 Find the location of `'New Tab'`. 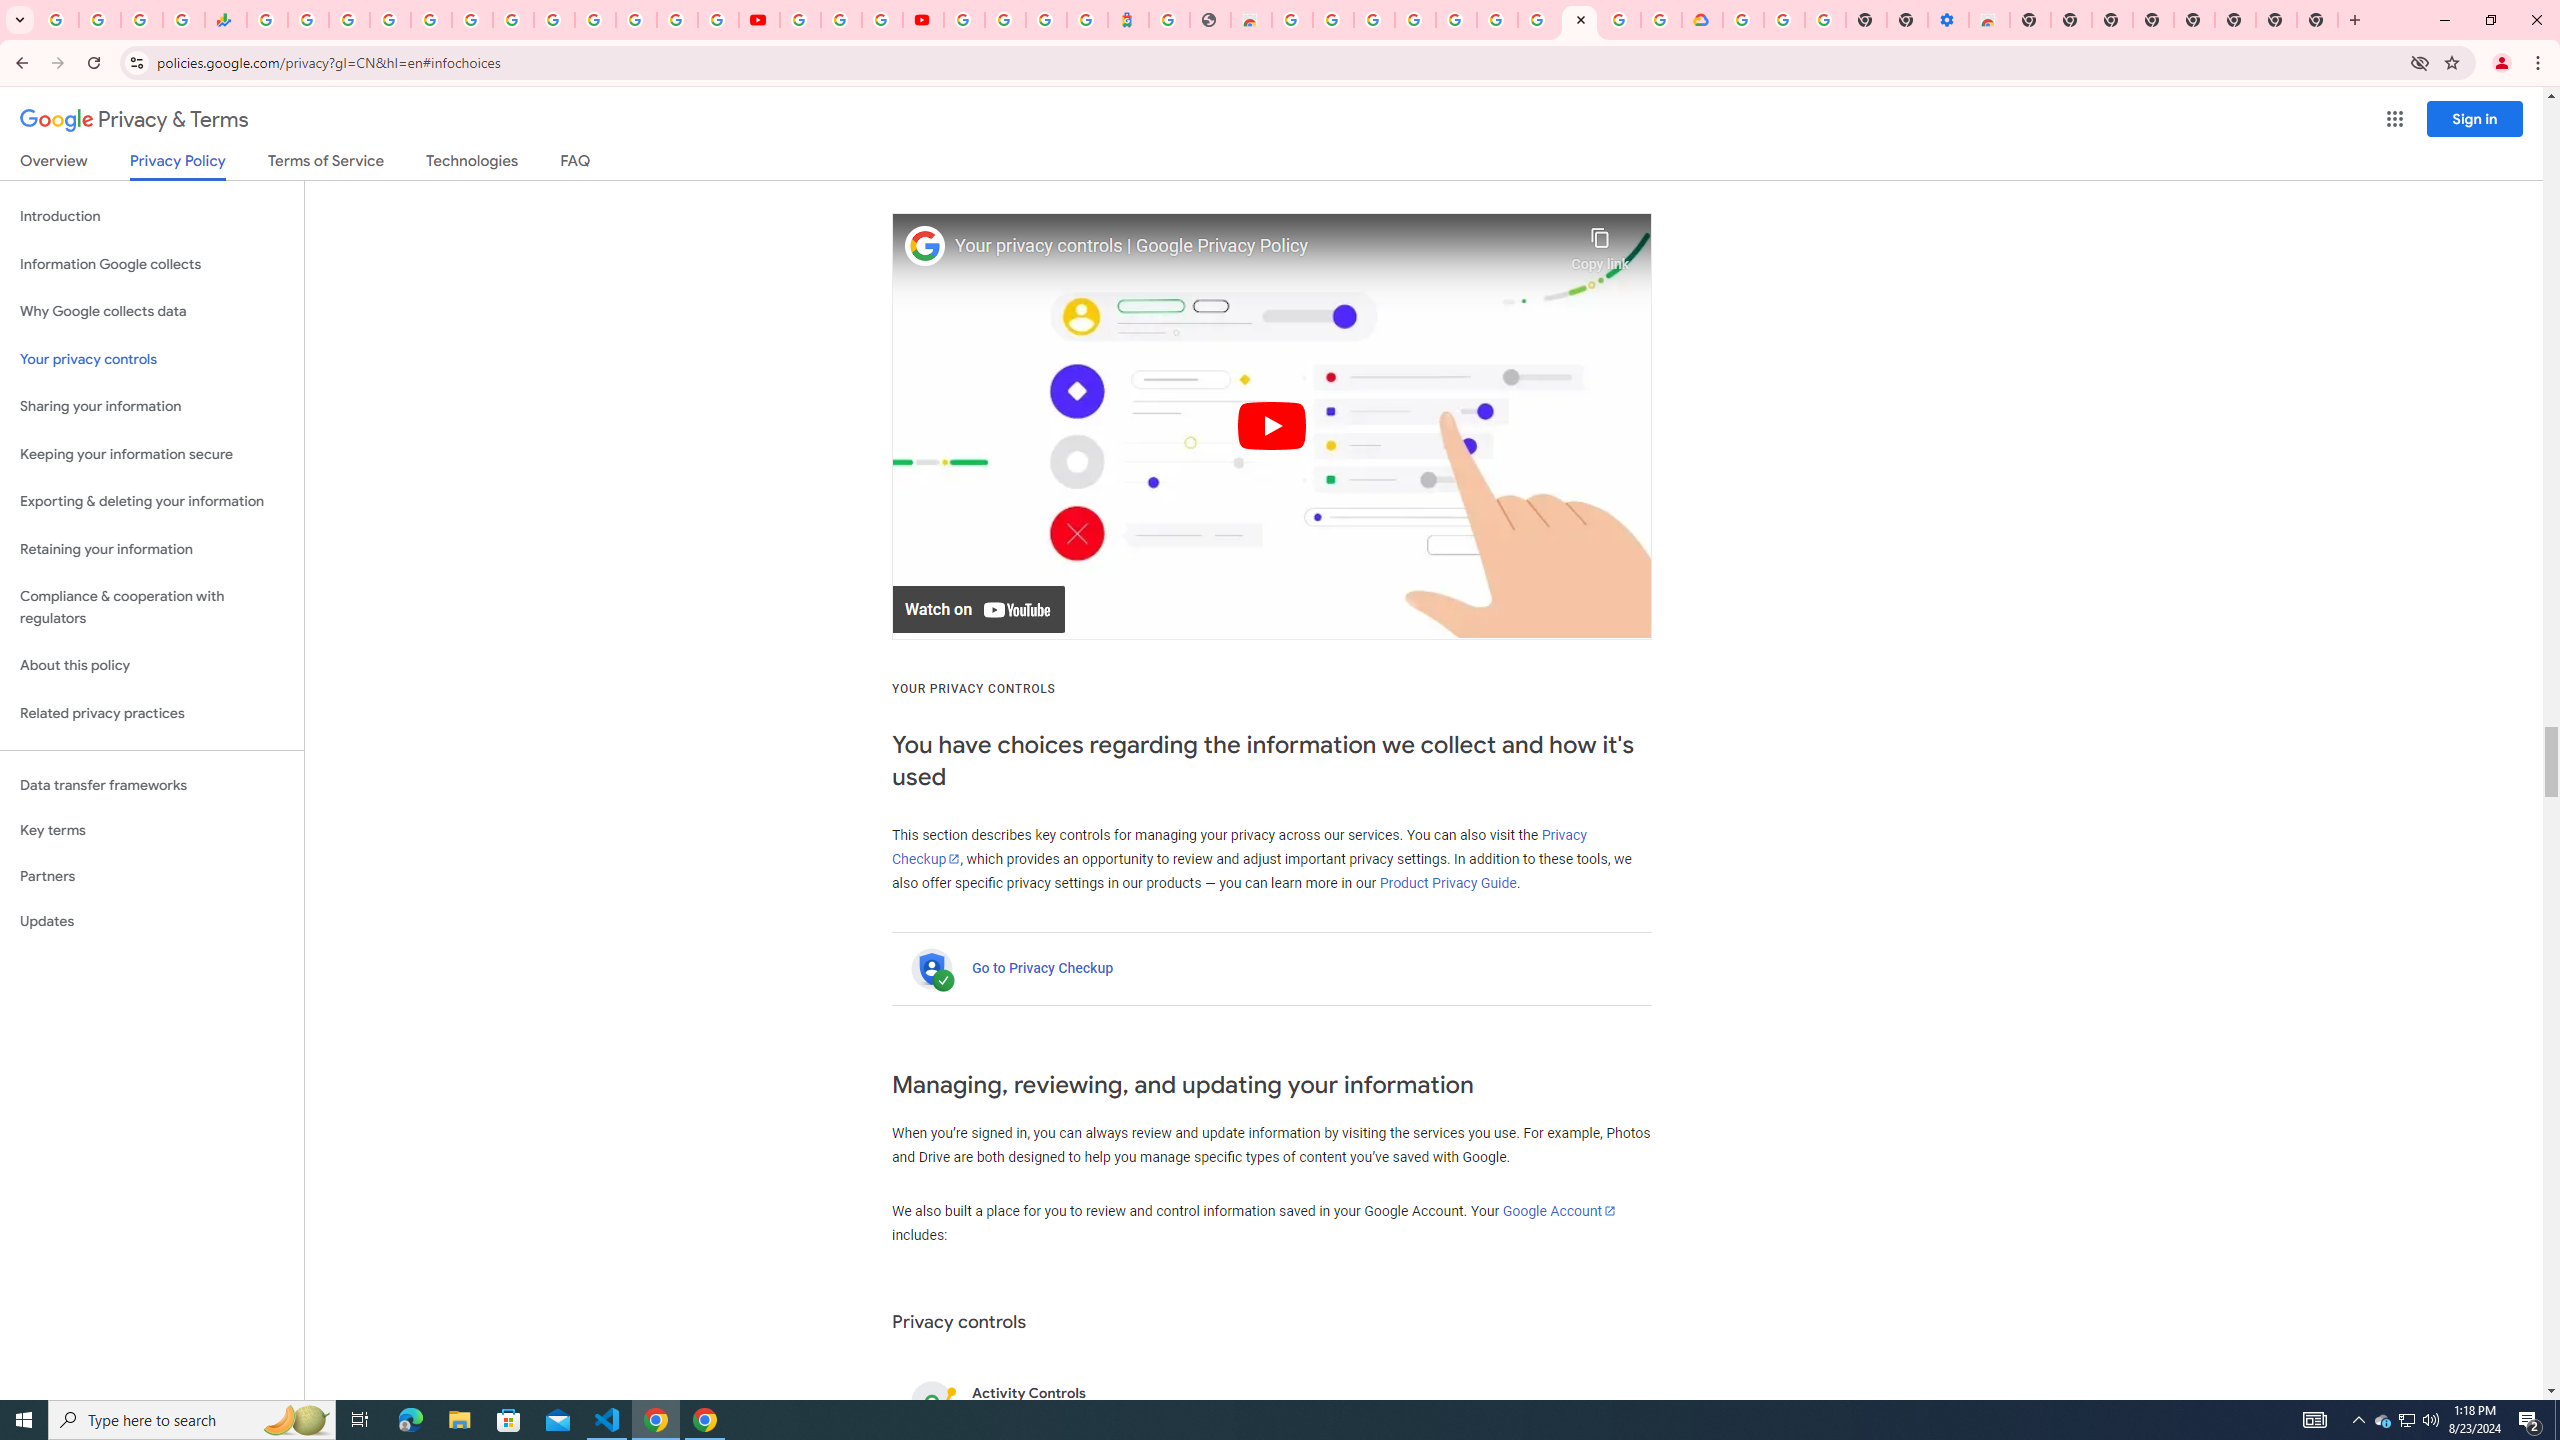

'New Tab' is located at coordinates (2318, 19).